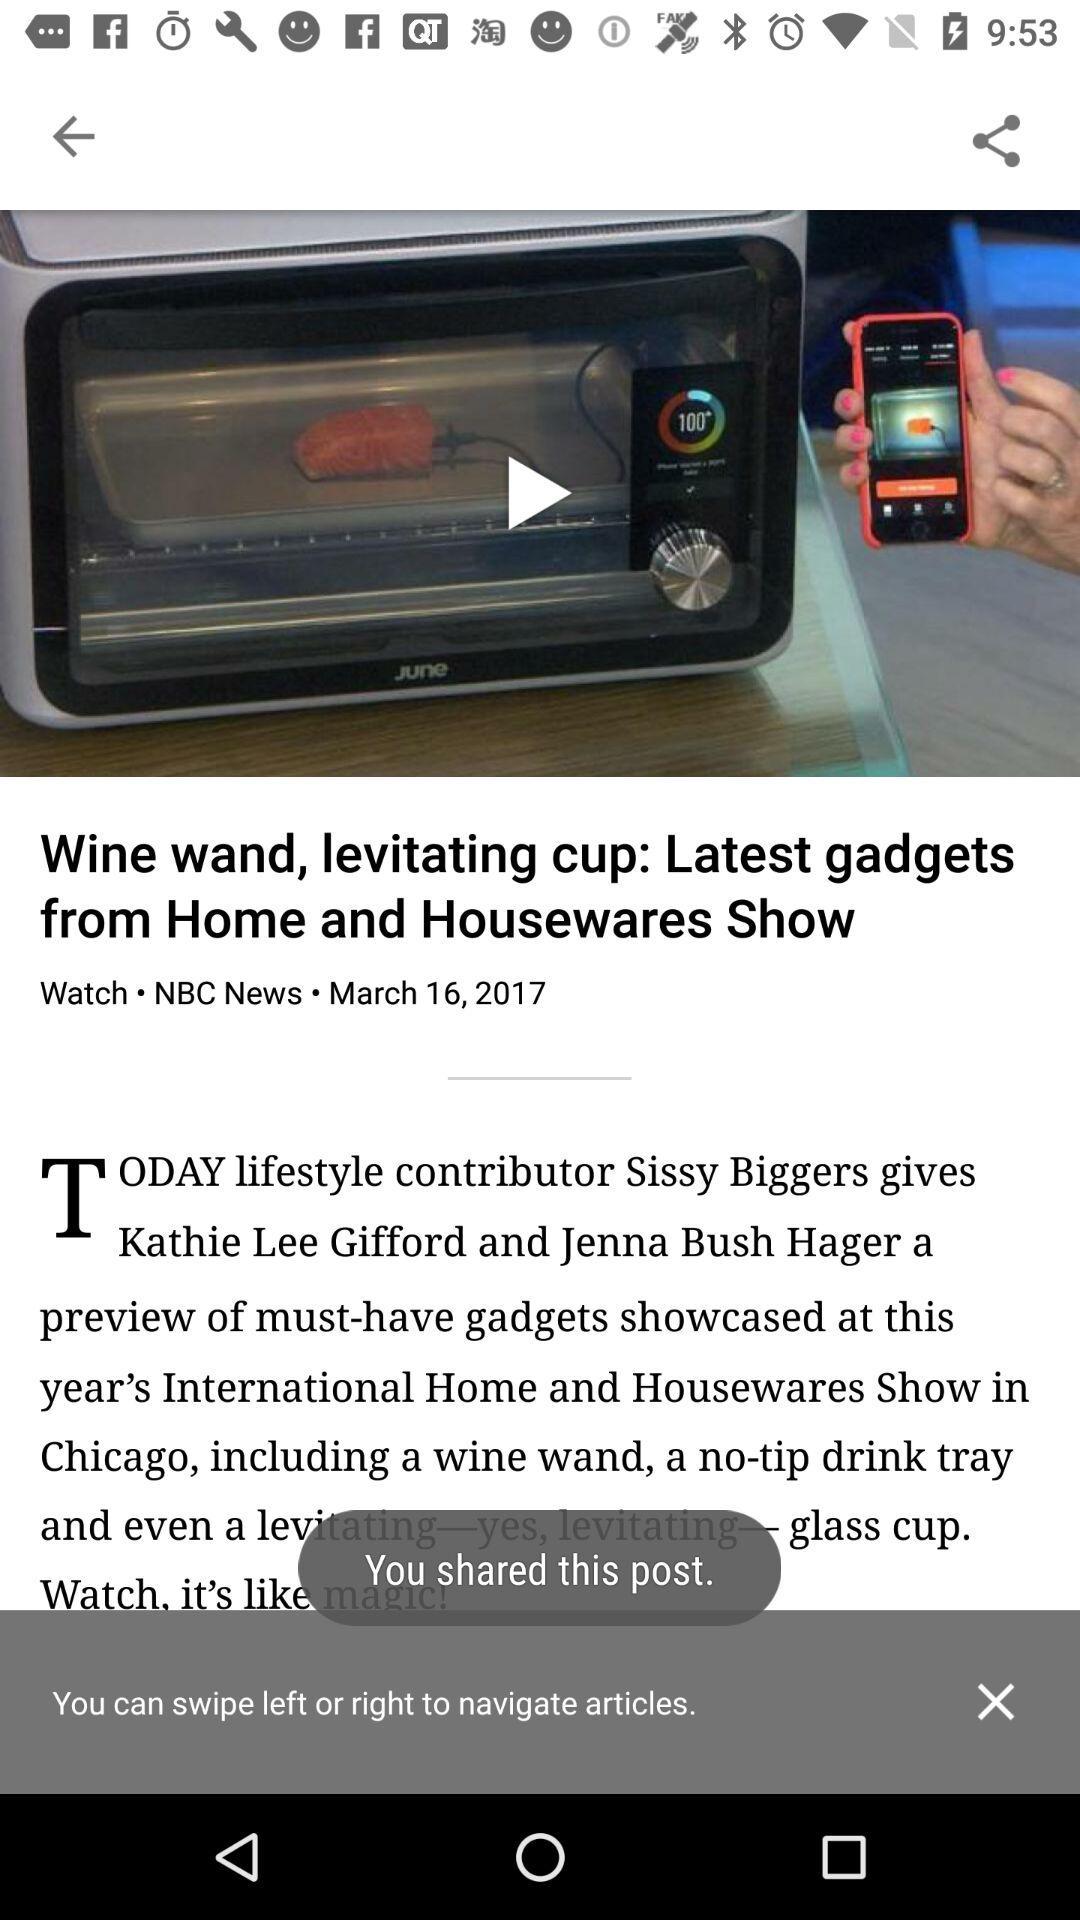  I want to click on indication message, so click(540, 1735).